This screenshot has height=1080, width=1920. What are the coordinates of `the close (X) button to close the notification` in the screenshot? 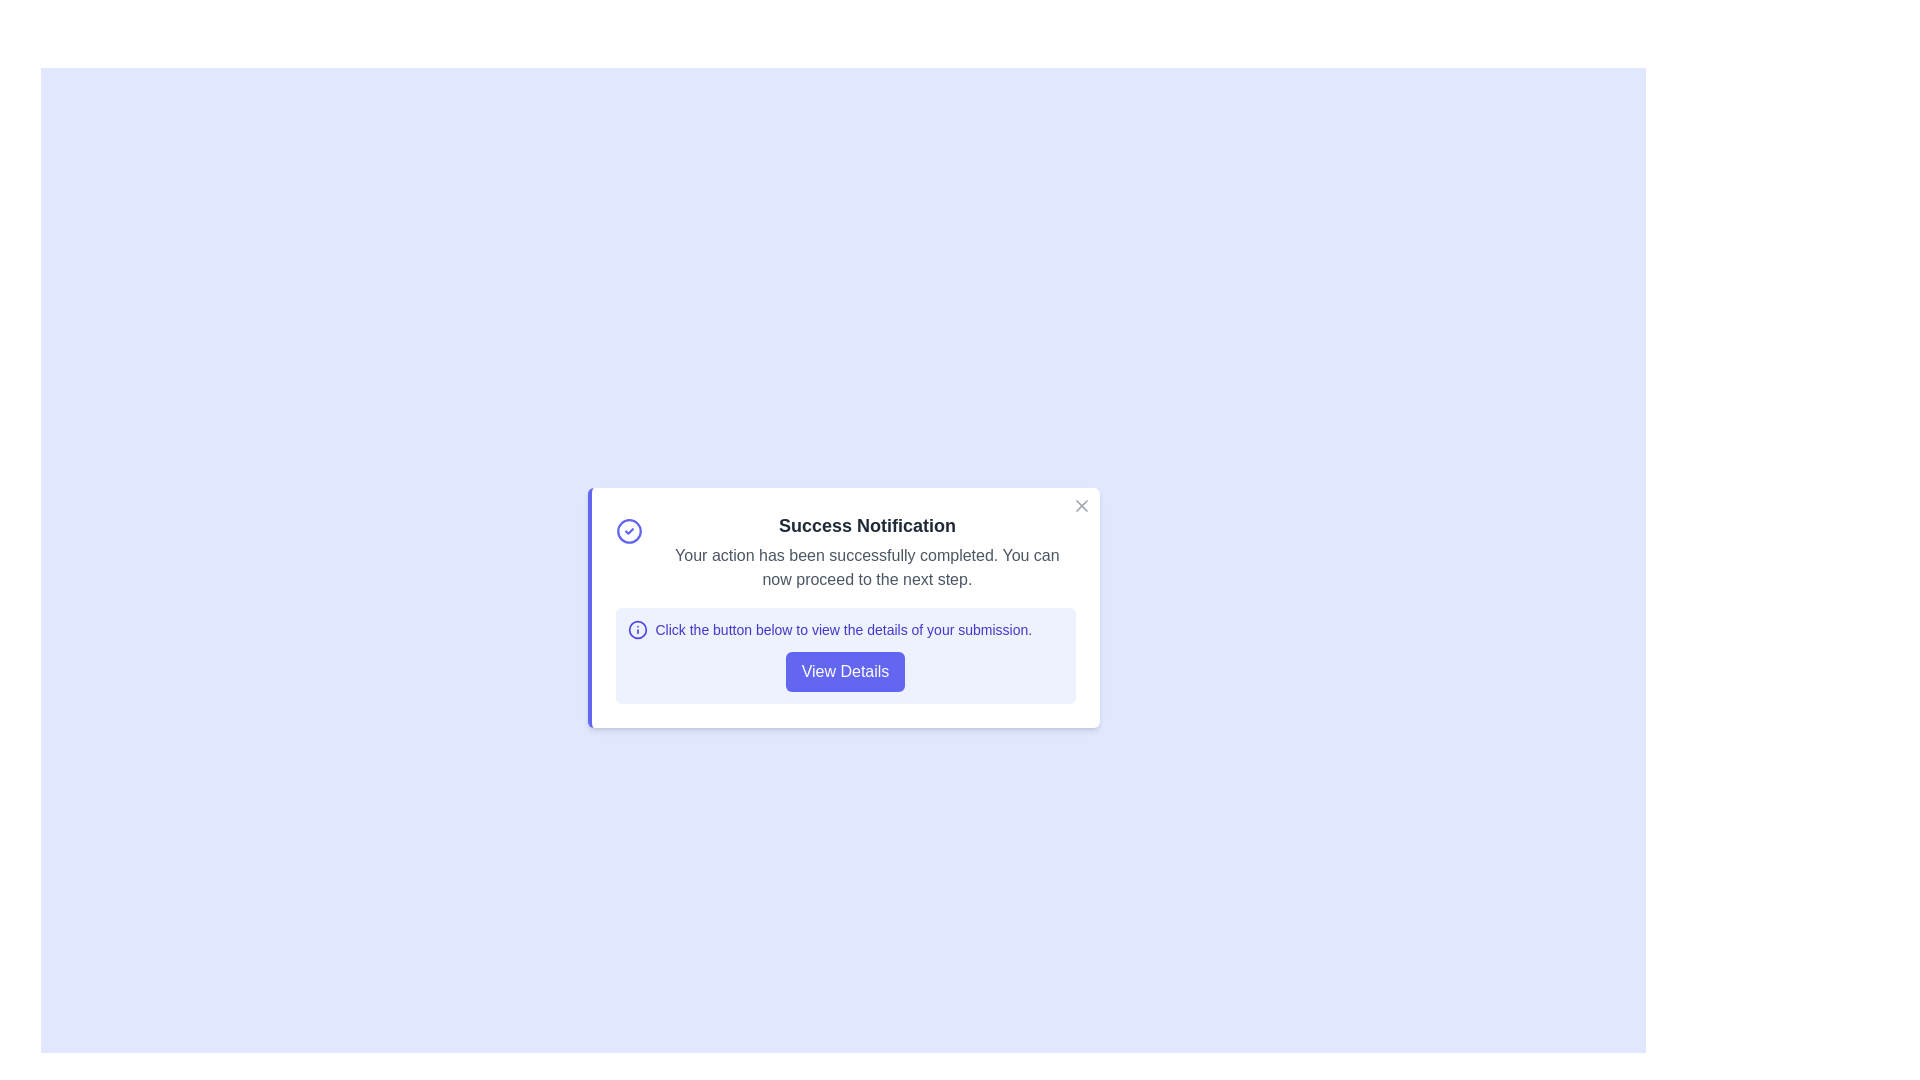 It's located at (1080, 504).